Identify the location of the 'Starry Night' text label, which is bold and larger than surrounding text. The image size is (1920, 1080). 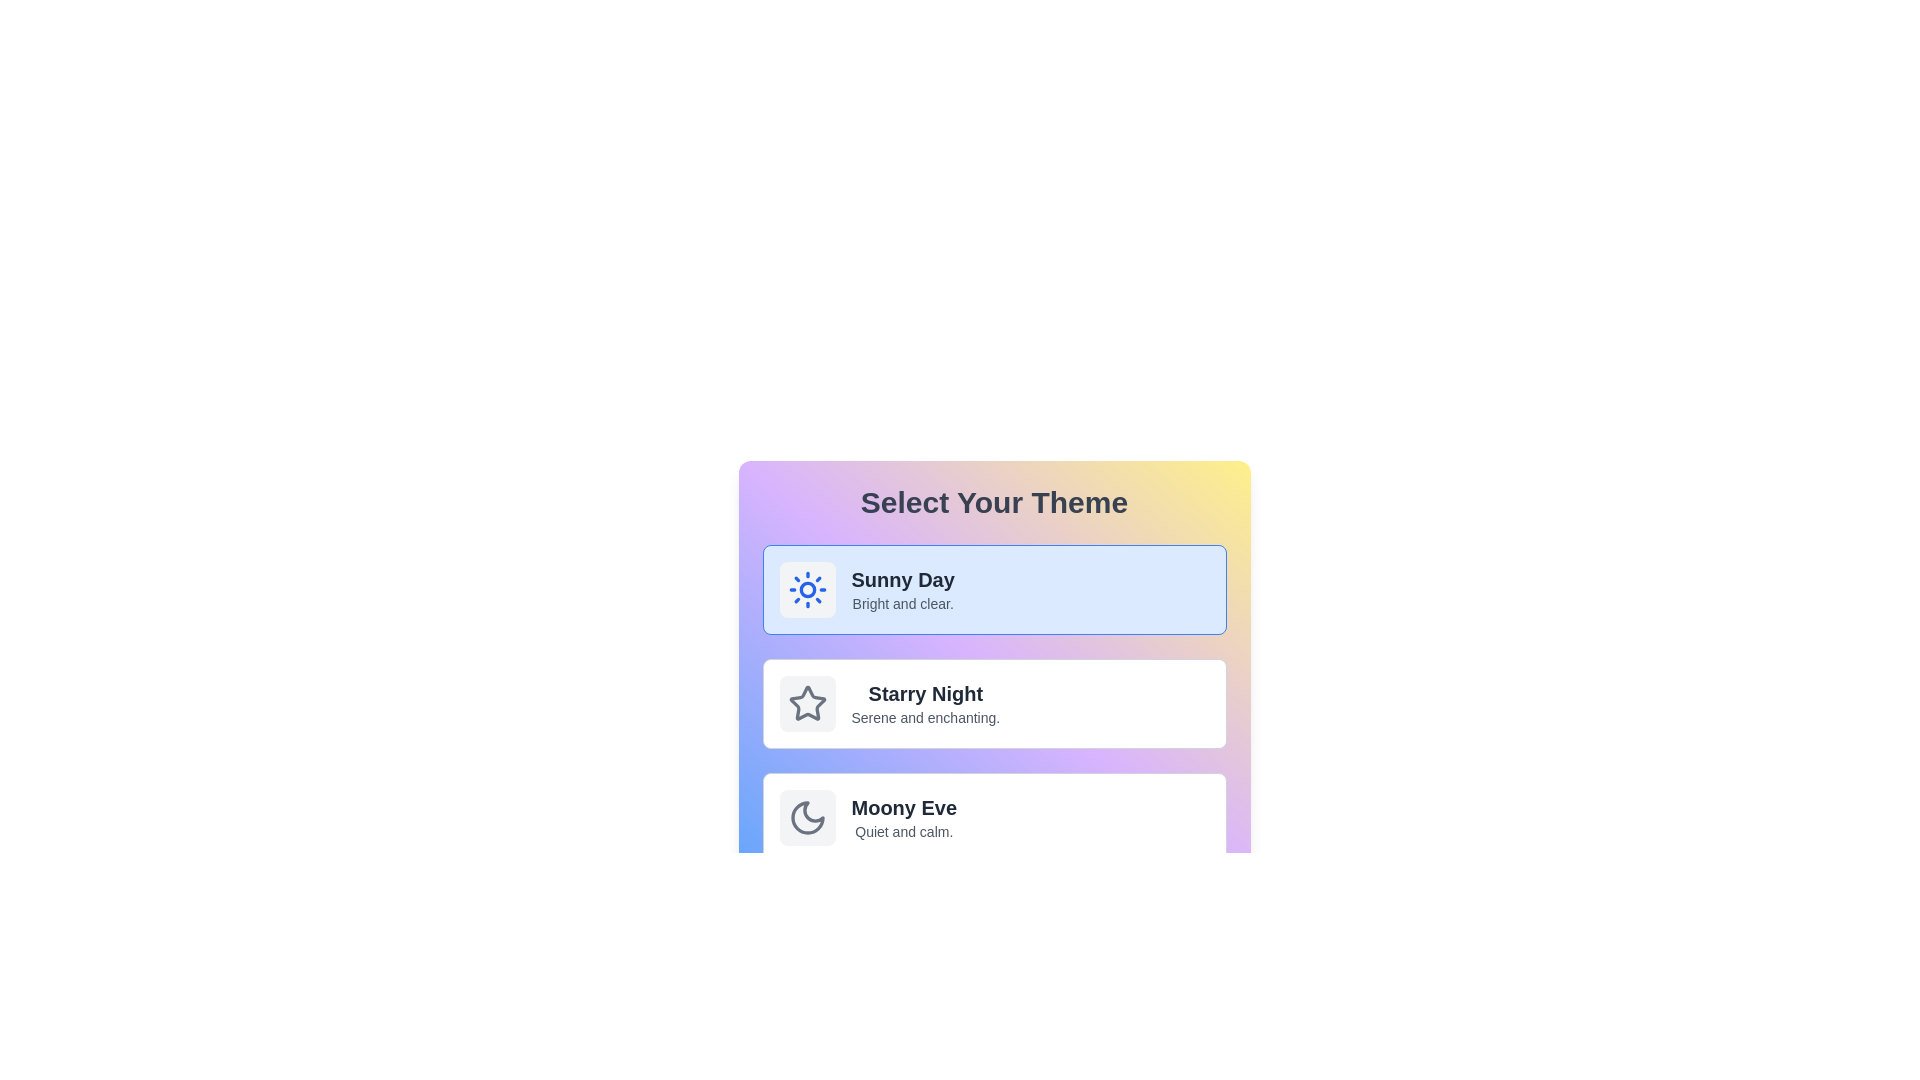
(924, 693).